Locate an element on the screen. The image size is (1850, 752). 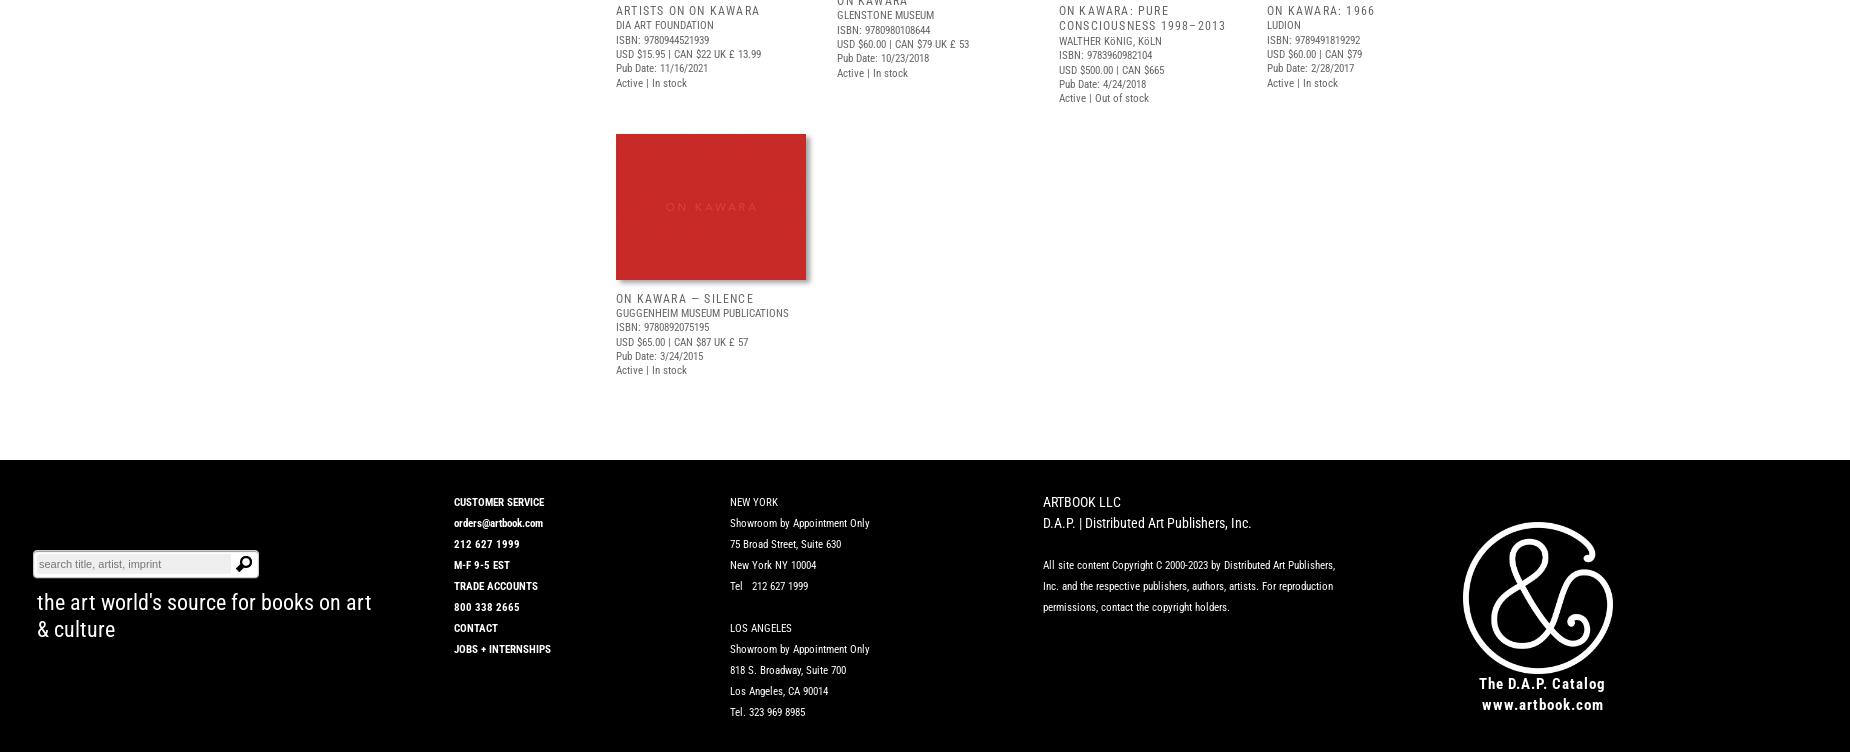
'TRADE ACCOUNTS' is located at coordinates (495, 586).